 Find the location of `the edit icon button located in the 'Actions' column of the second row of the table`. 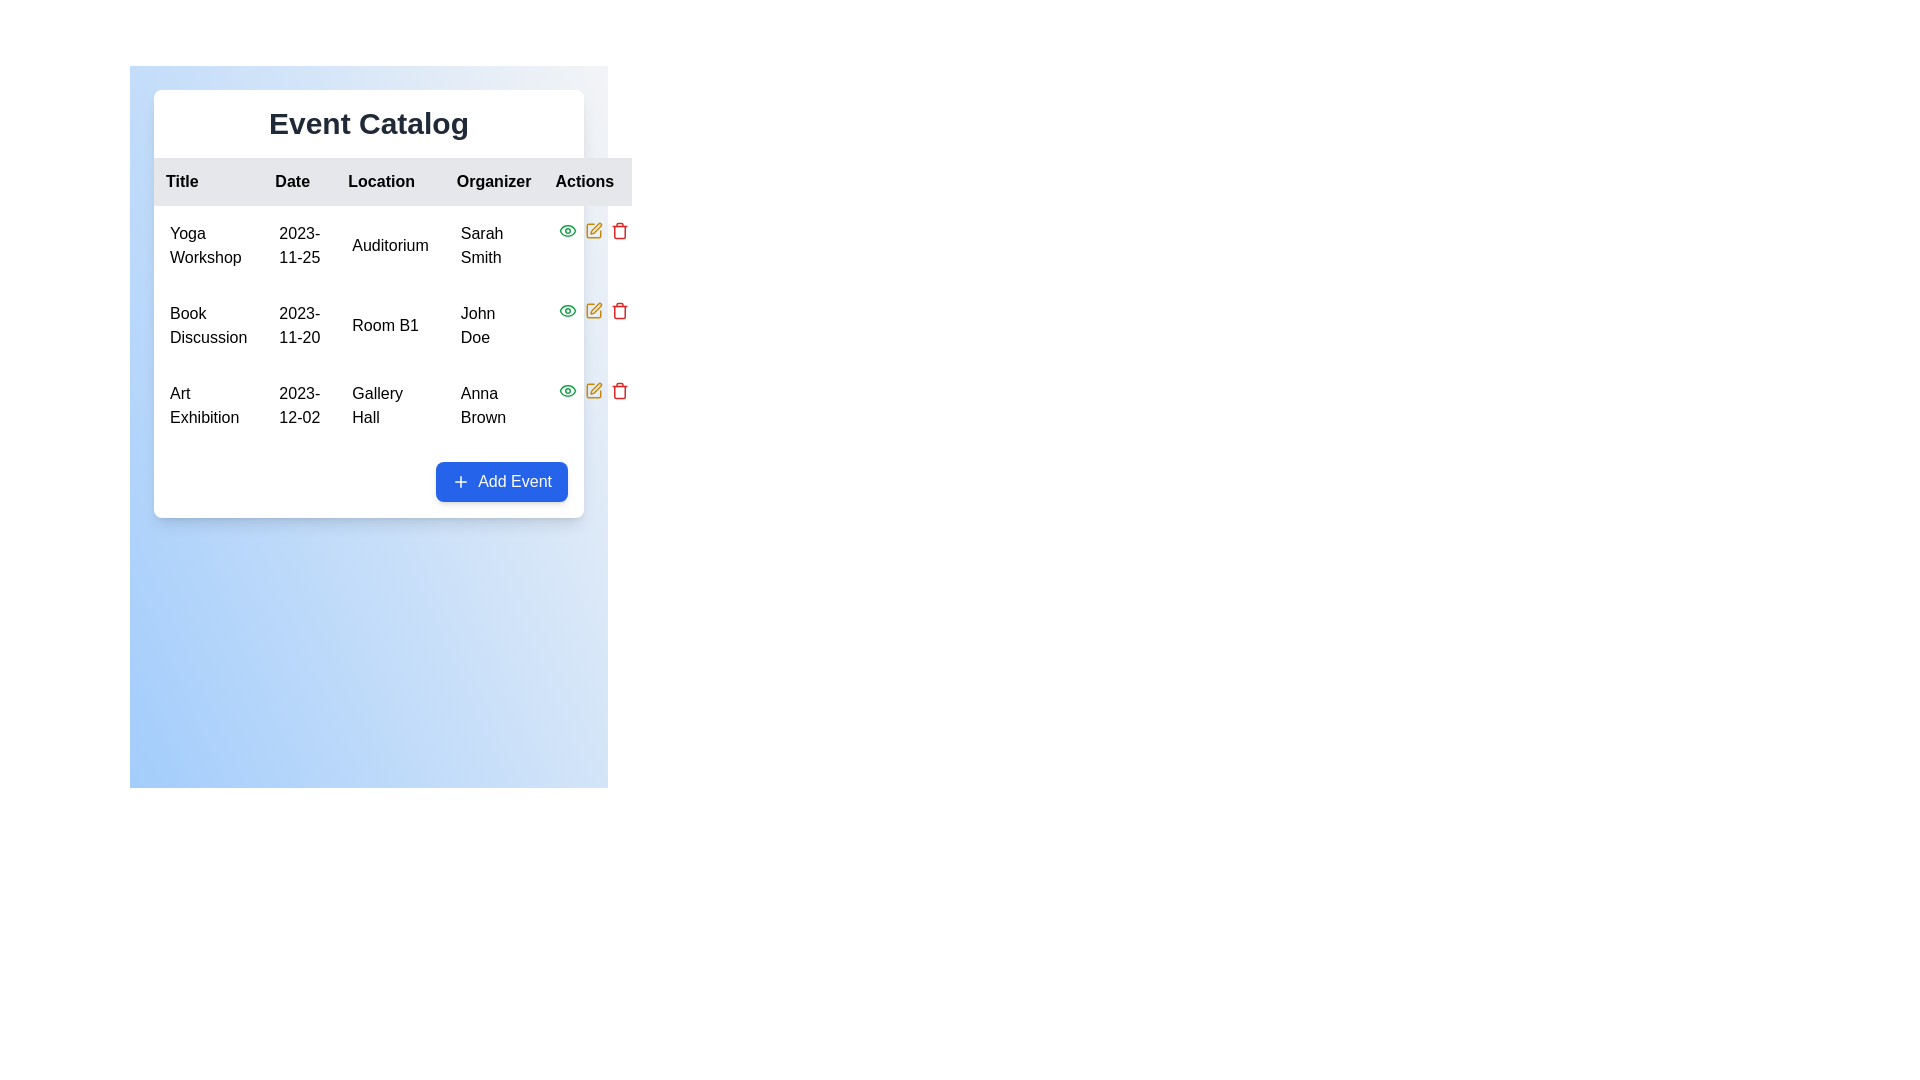

the edit icon button located in the 'Actions' column of the second row of the table is located at coordinates (593, 311).